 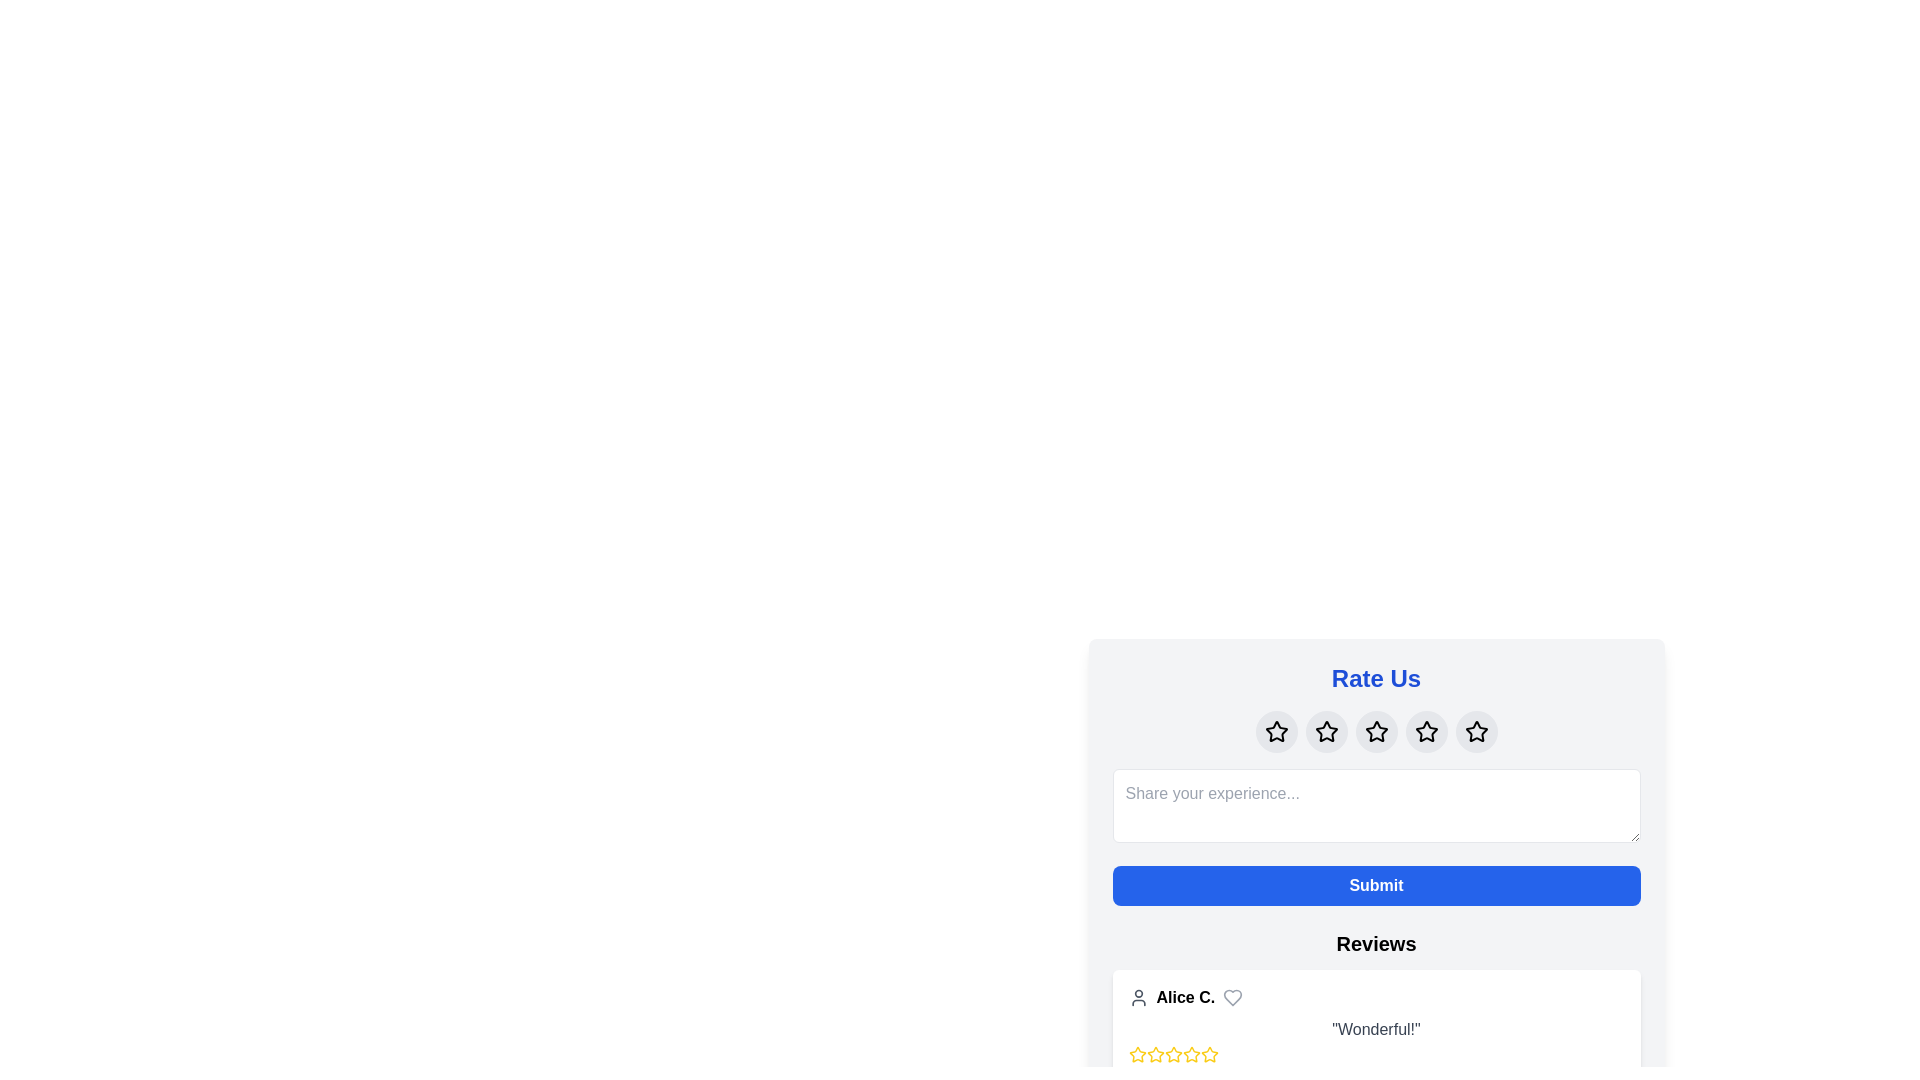 What do you see at coordinates (1476, 731) in the screenshot?
I see `the fifth star button in the 'Rate Us' section` at bounding box center [1476, 731].